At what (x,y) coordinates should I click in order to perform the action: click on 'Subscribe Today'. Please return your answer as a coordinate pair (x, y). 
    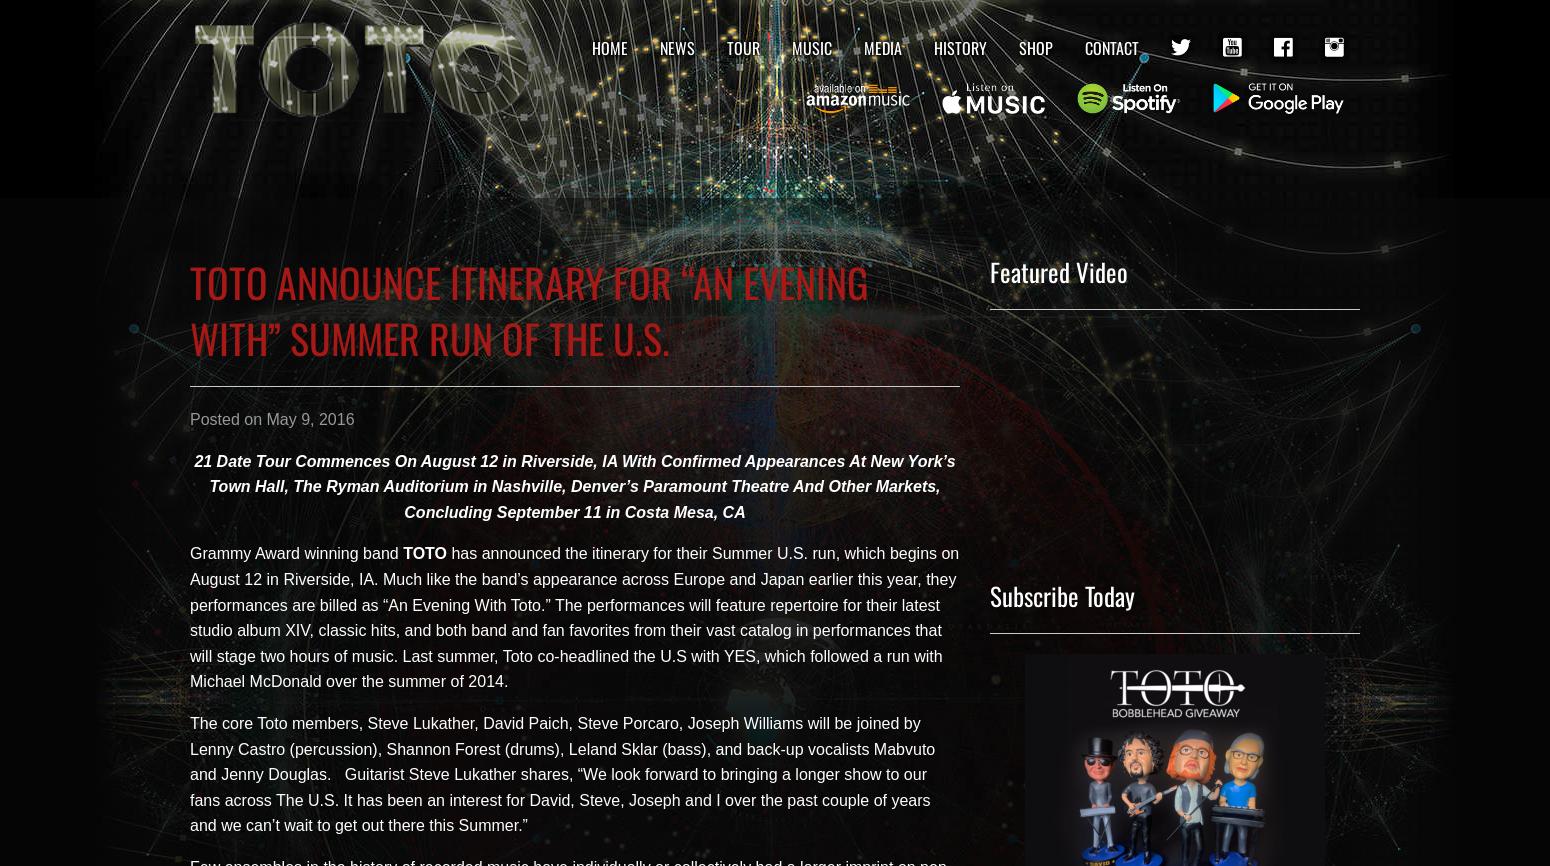
    Looking at the image, I should click on (1062, 595).